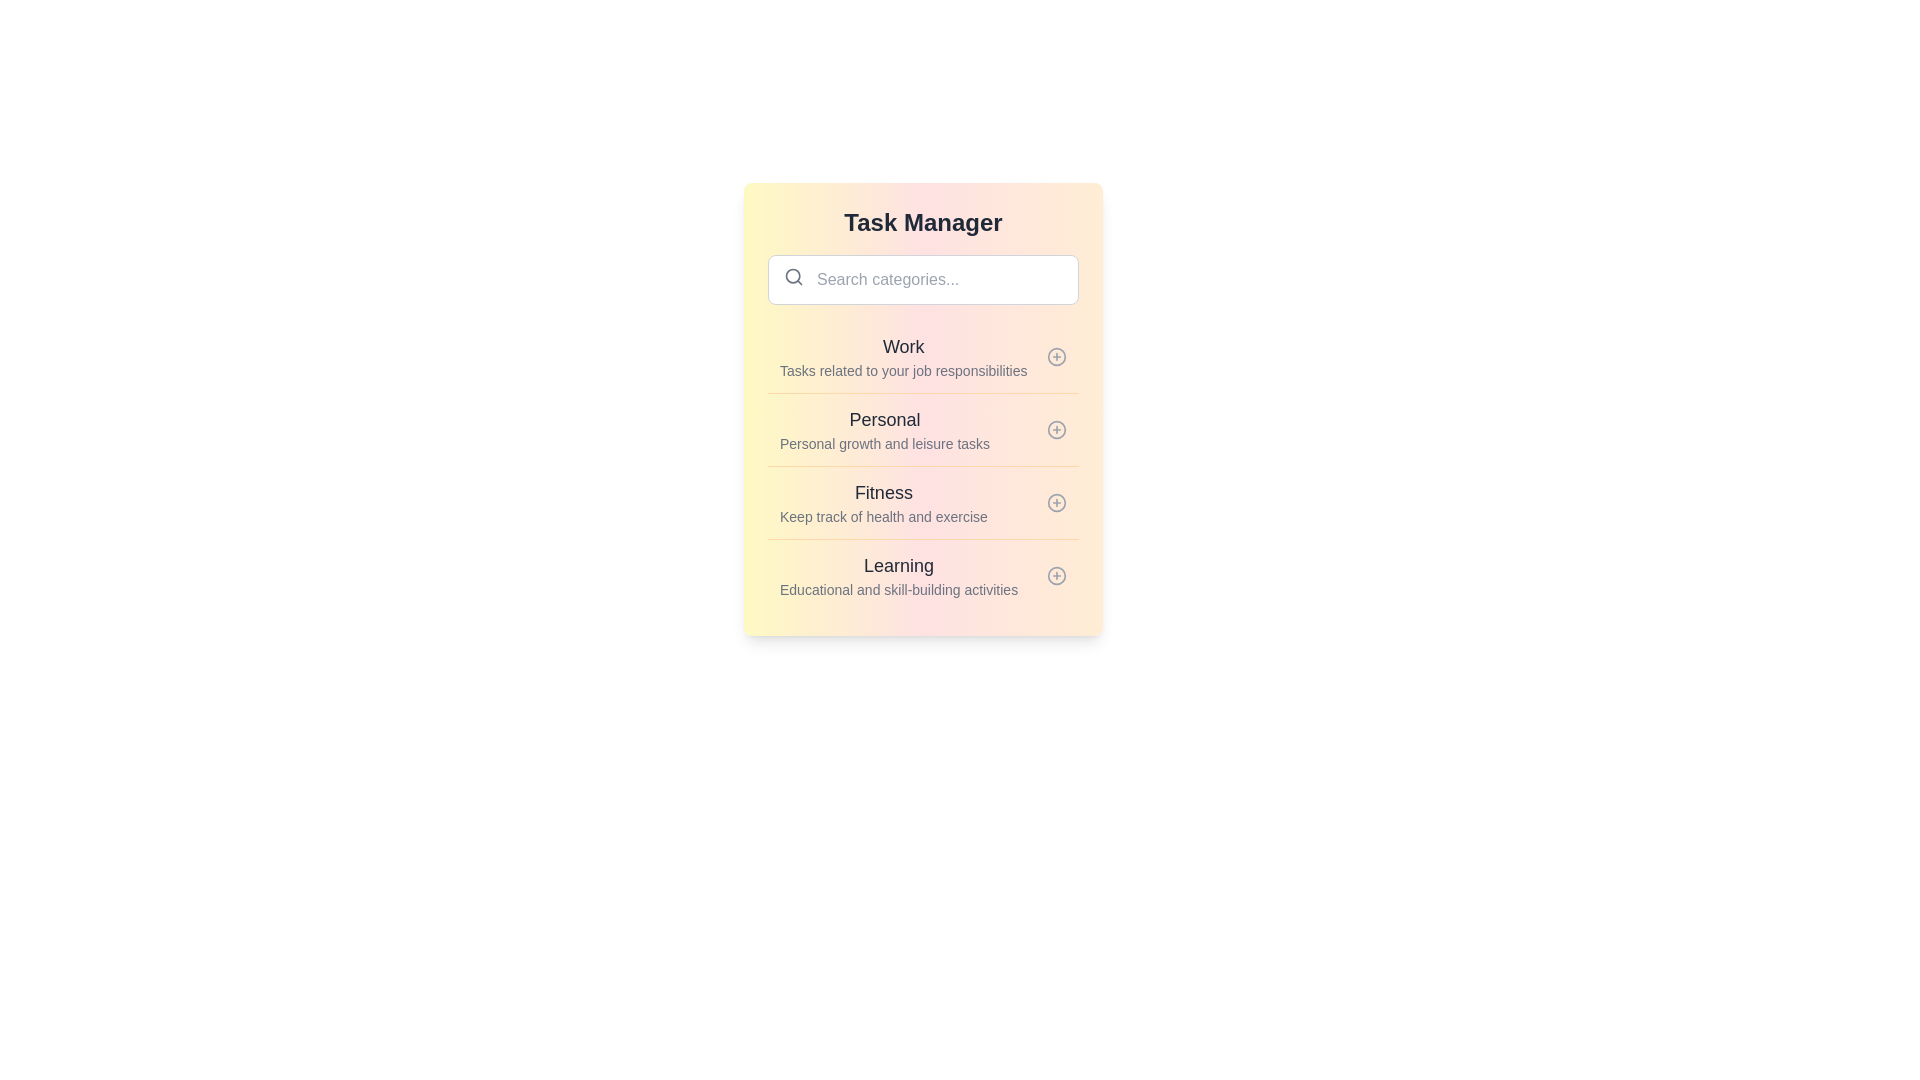 The height and width of the screenshot is (1080, 1920). What do you see at coordinates (902, 356) in the screenshot?
I see `the 'Work' category section, which is the first item in the categorized list under 'Task Manager'` at bounding box center [902, 356].